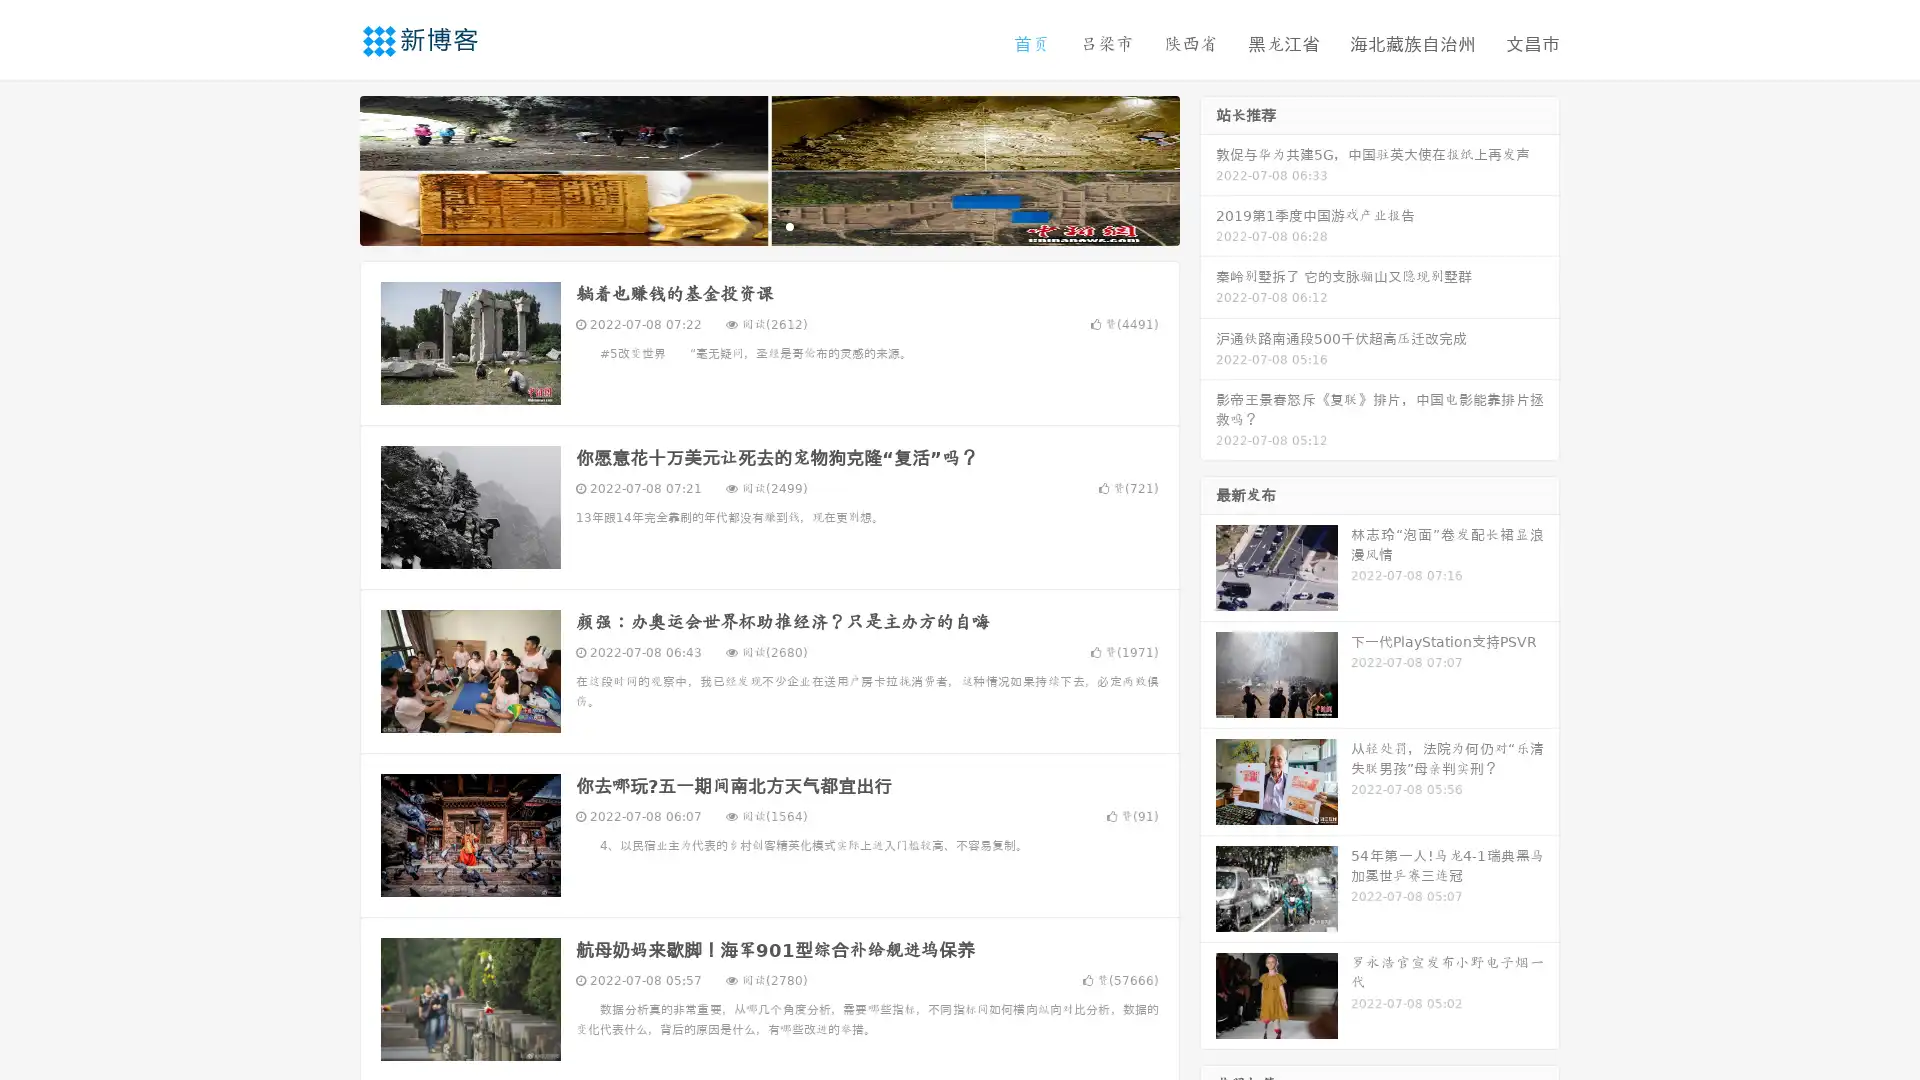 Image resolution: width=1920 pixels, height=1080 pixels. What do you see at coordinates (1208, 168) in the screenshot?
I see `Next slide` at bounding box center [1208, 168].